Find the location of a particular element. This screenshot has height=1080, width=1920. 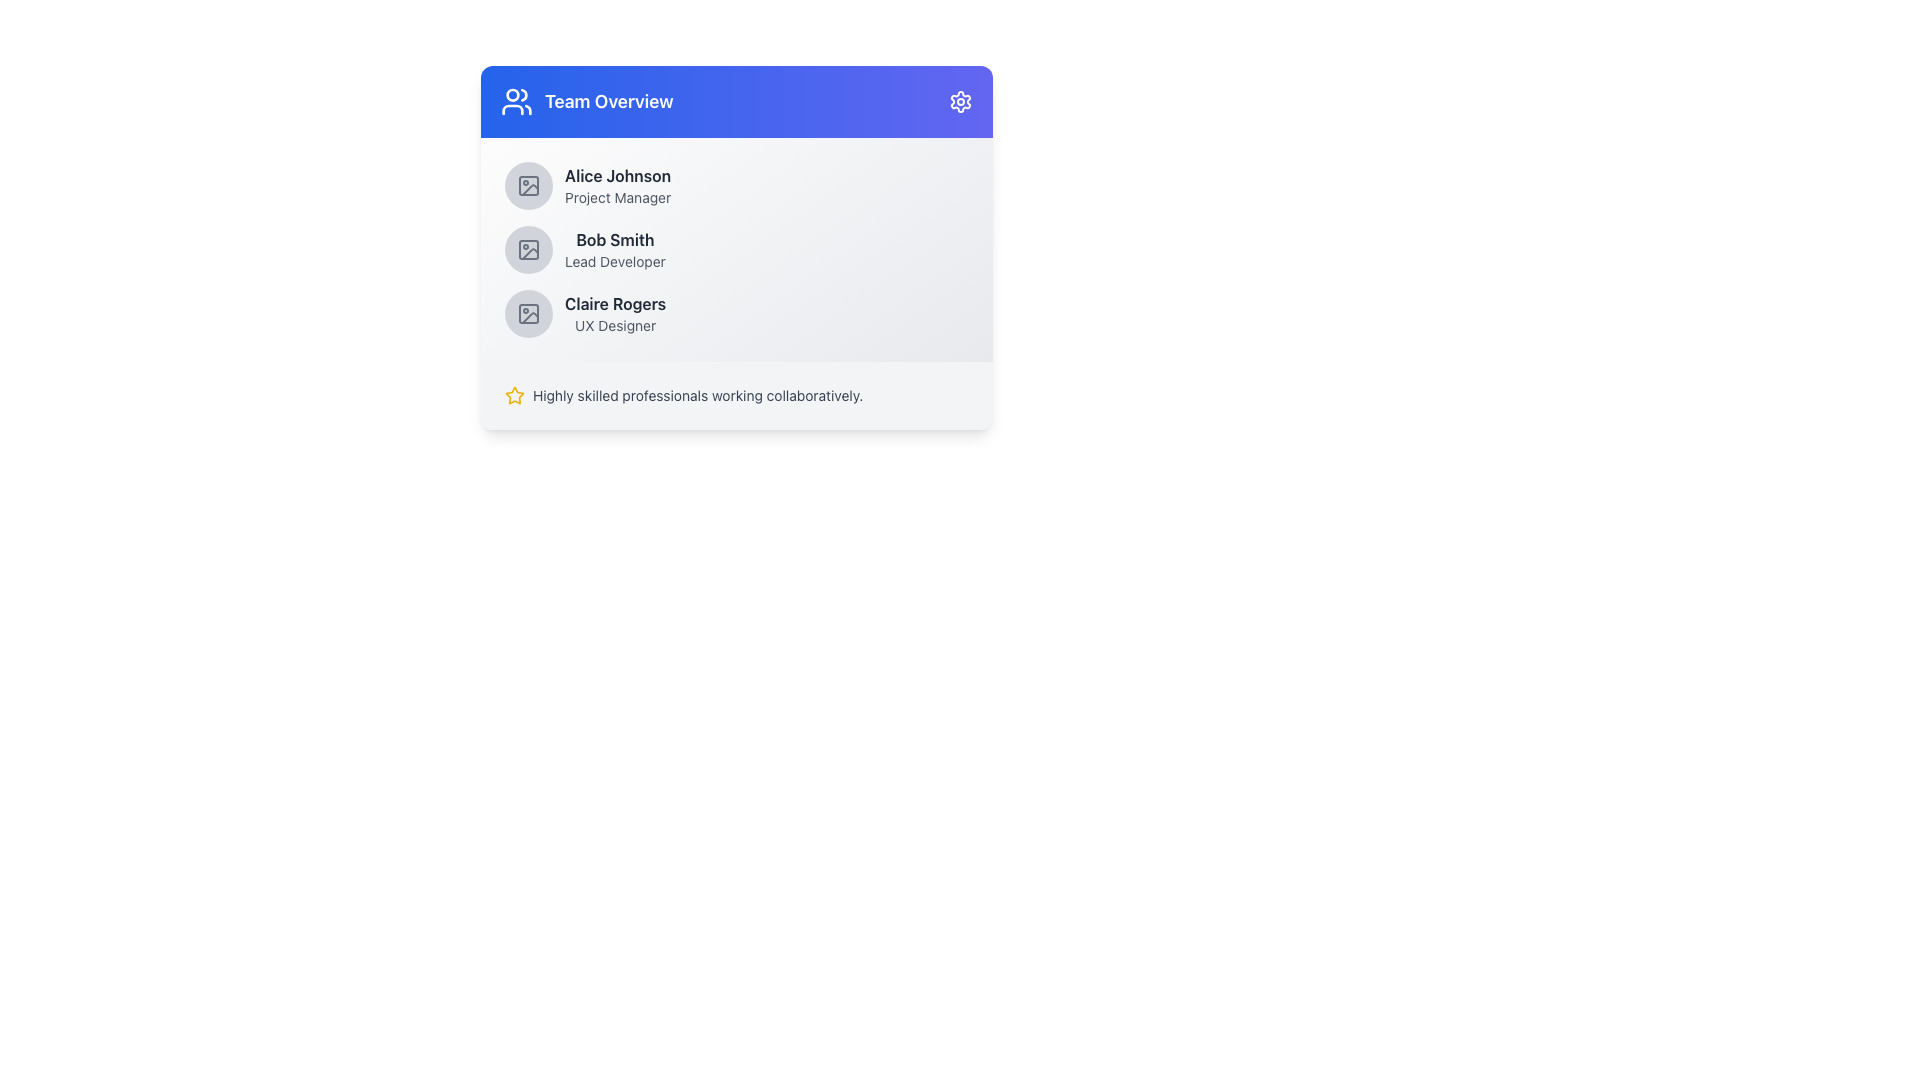

the settings icon button located in the top-right corner of the blue header section of the card, adjacent to the 'Team Overview' title is located at coordinates (960, 101).